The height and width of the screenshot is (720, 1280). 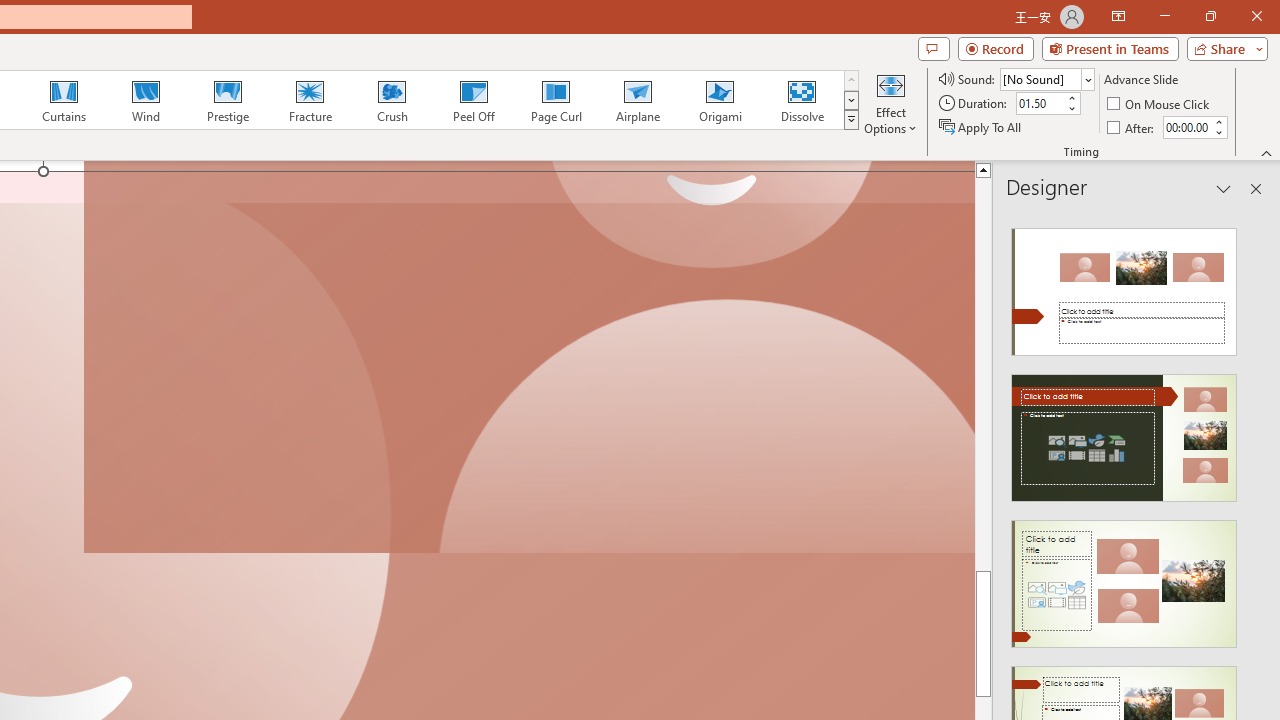 I want to click on 'Peel Off', so click(x=472, y=100).